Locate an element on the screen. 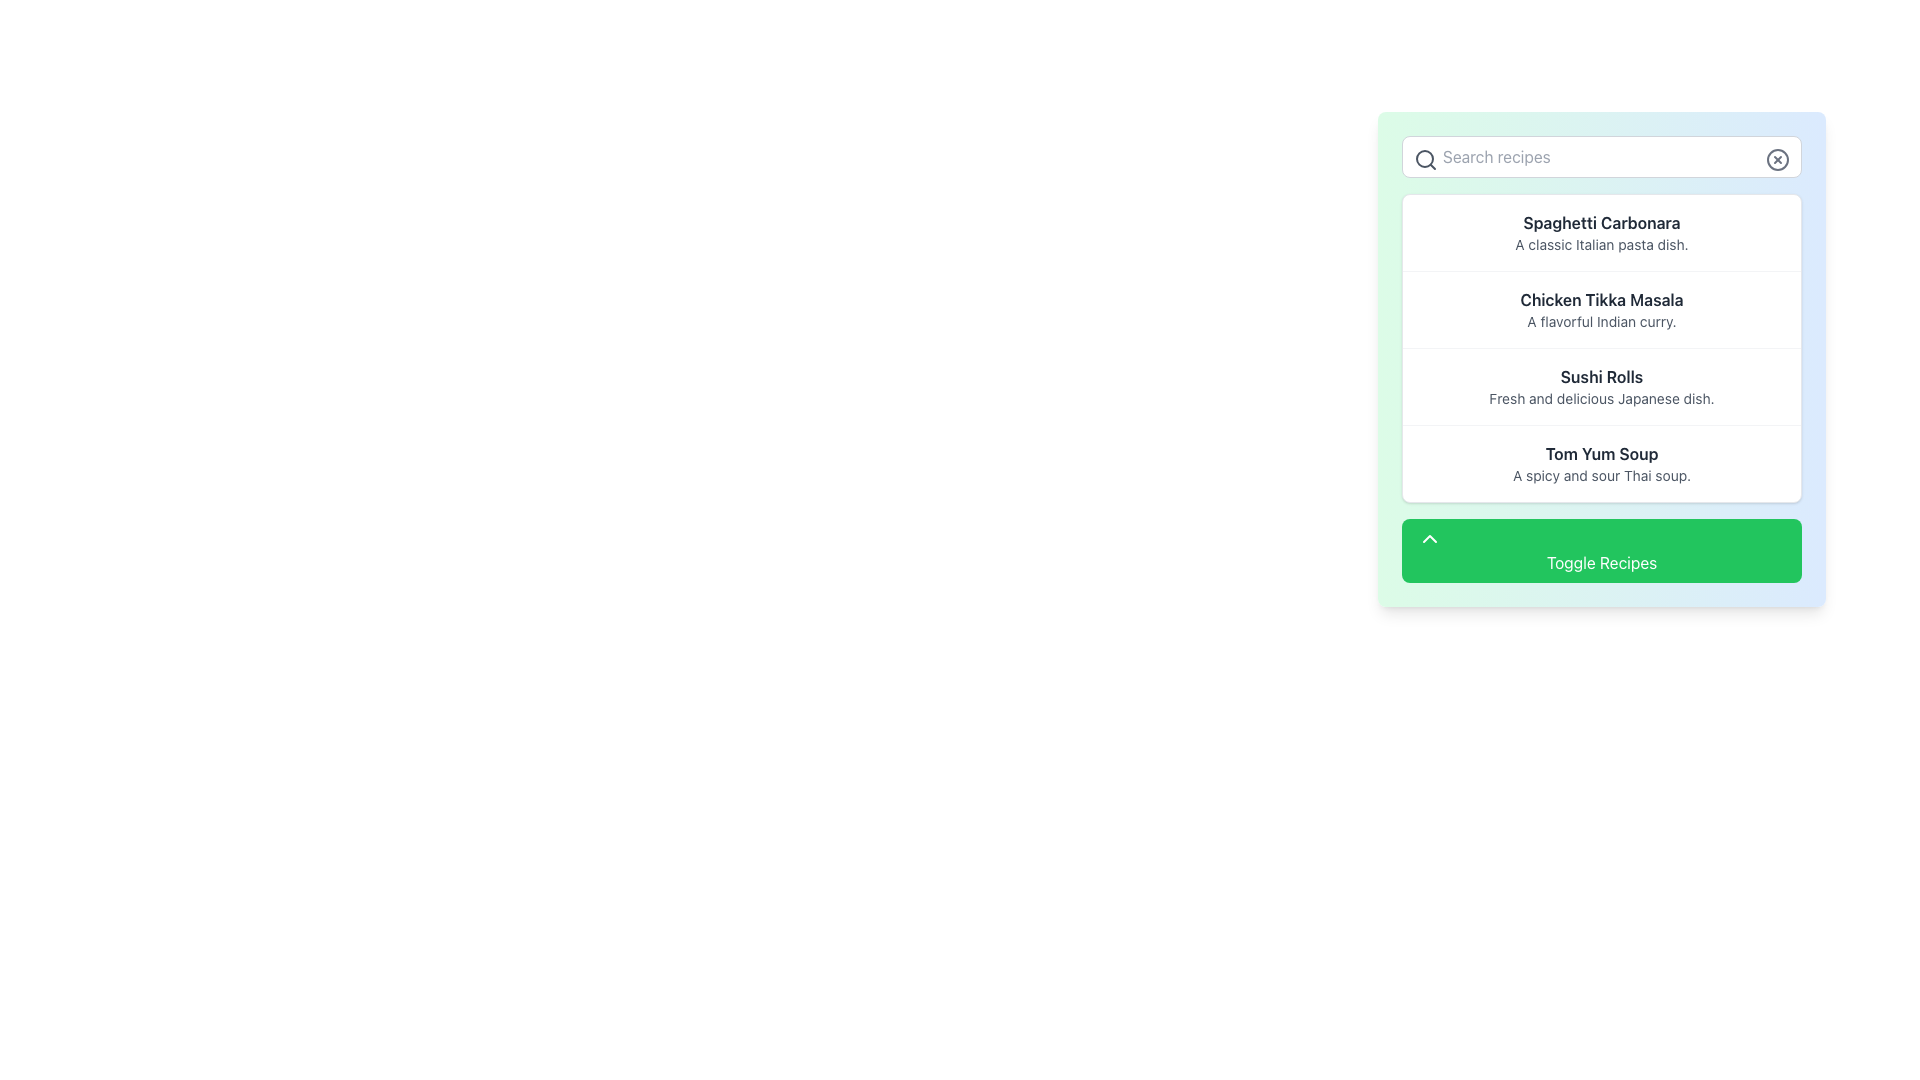 This screenshot has height=1080, width=1920. the text label that serves as the title for a recipe entry, located in the lower section of the recipe list, positioned above the descriptive text 'A spicy and sour Thai soup.' and below 'Sushi Rolls' is located at coordinates (1602, 454).